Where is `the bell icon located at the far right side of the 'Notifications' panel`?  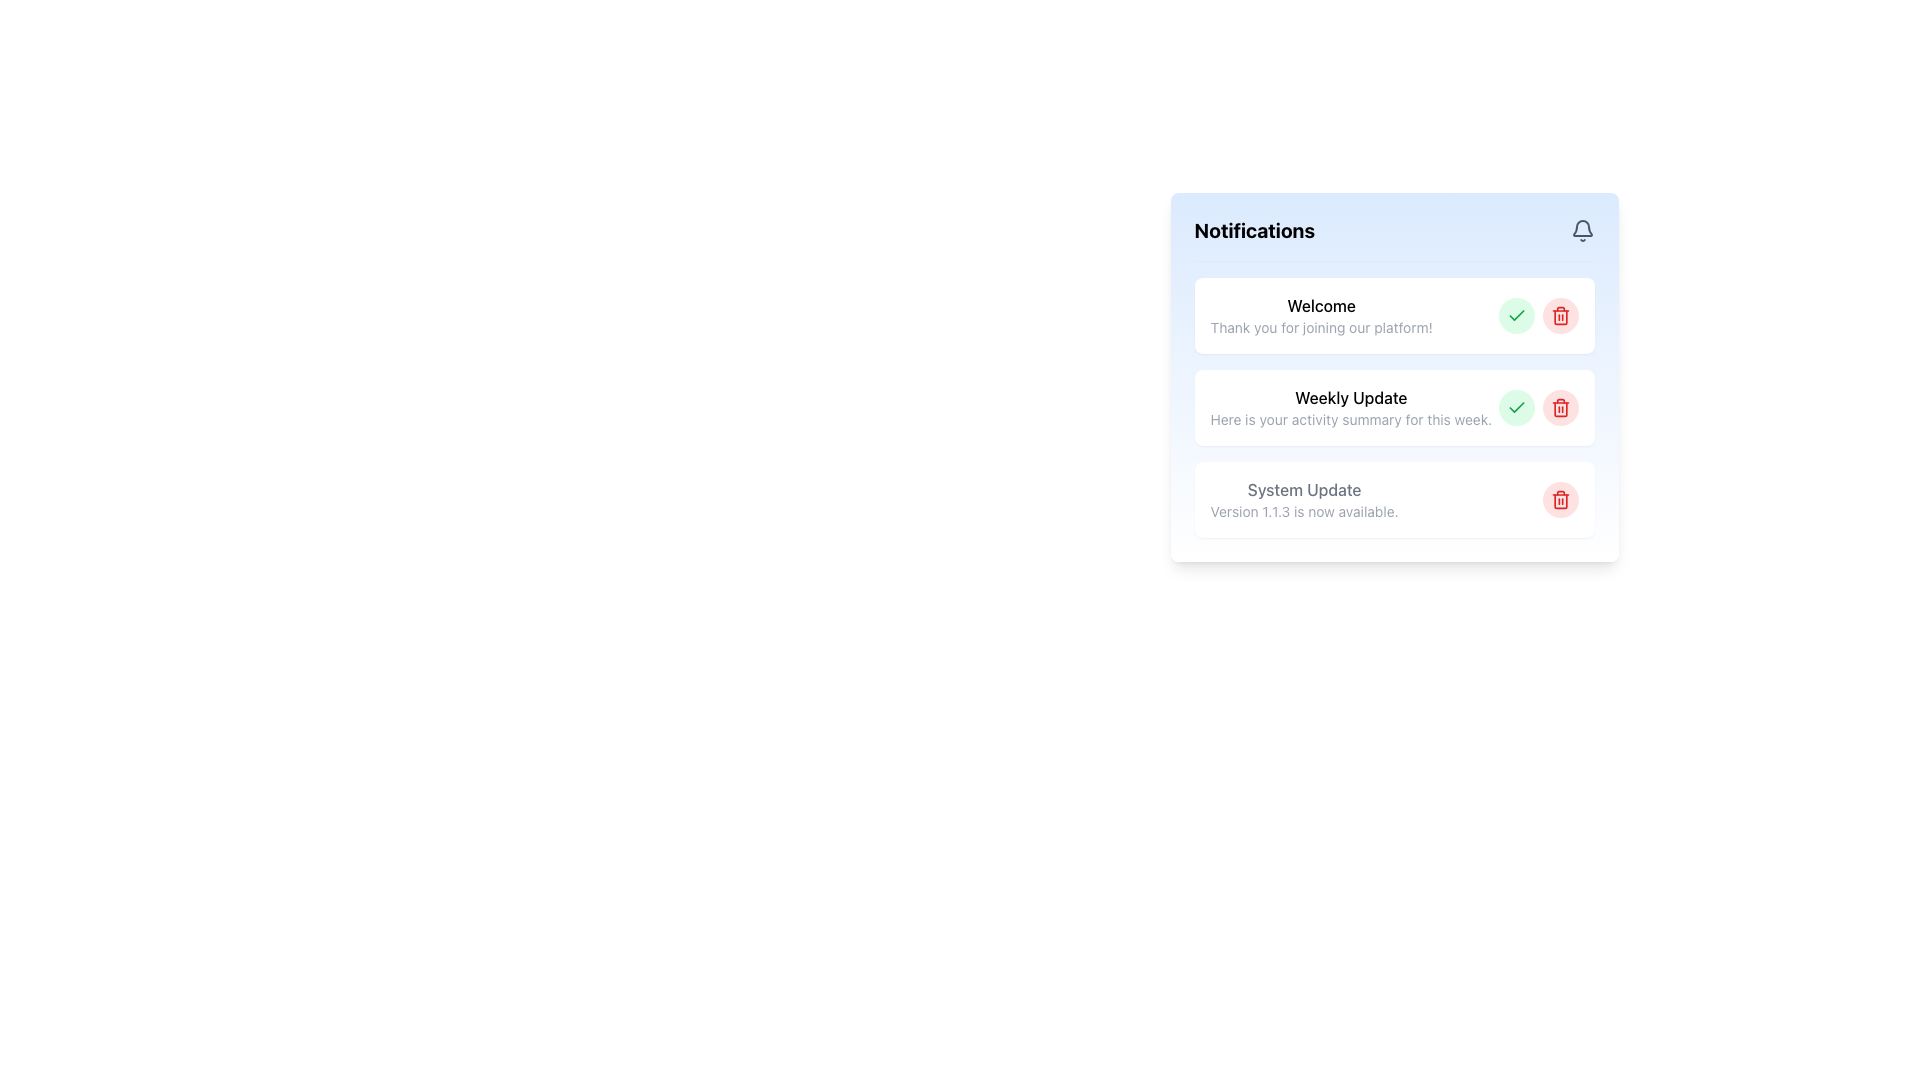 the bell icon located at the far right side of the 'Notifications' panel is located at coordinates (1581, 230).